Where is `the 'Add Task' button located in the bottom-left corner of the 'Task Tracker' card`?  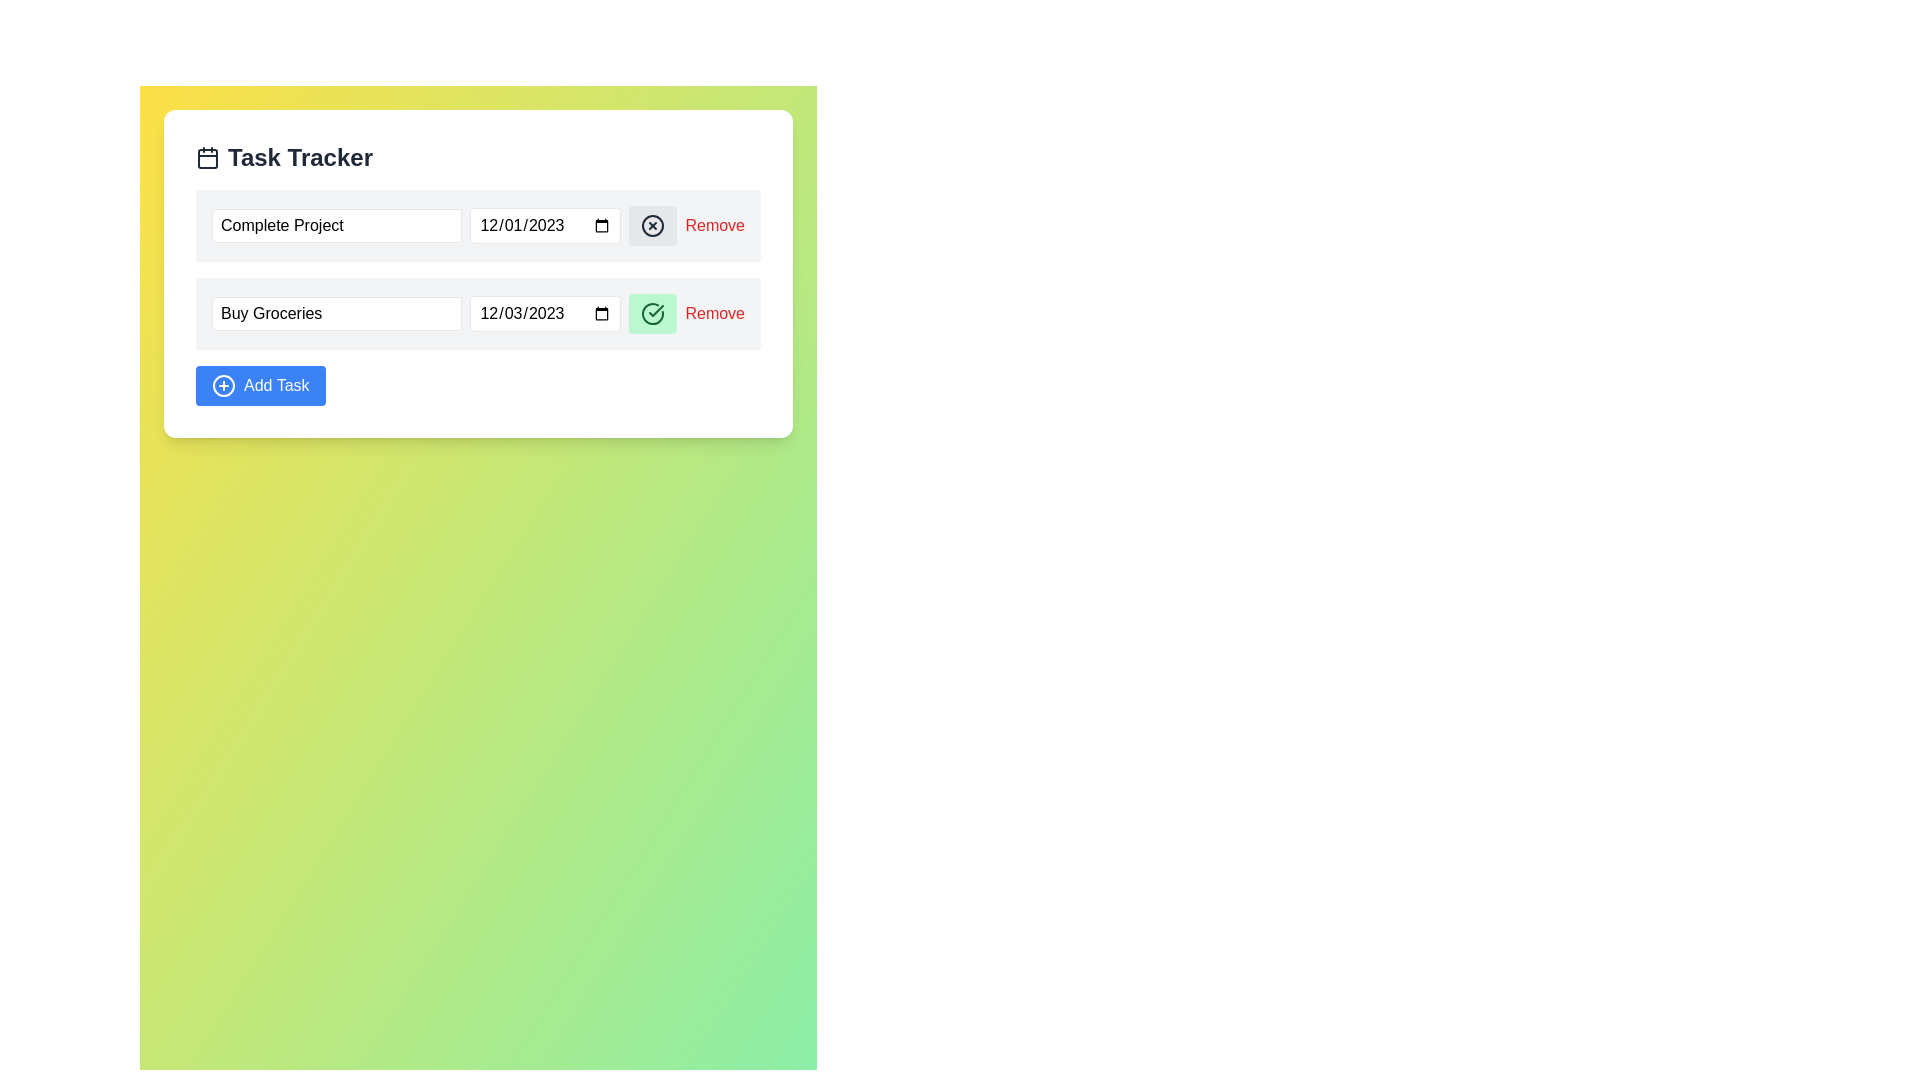 the 'Add Task' button located in the bottom-left corner of the 'Task Tracker' card is located at coordinates (259, 385).